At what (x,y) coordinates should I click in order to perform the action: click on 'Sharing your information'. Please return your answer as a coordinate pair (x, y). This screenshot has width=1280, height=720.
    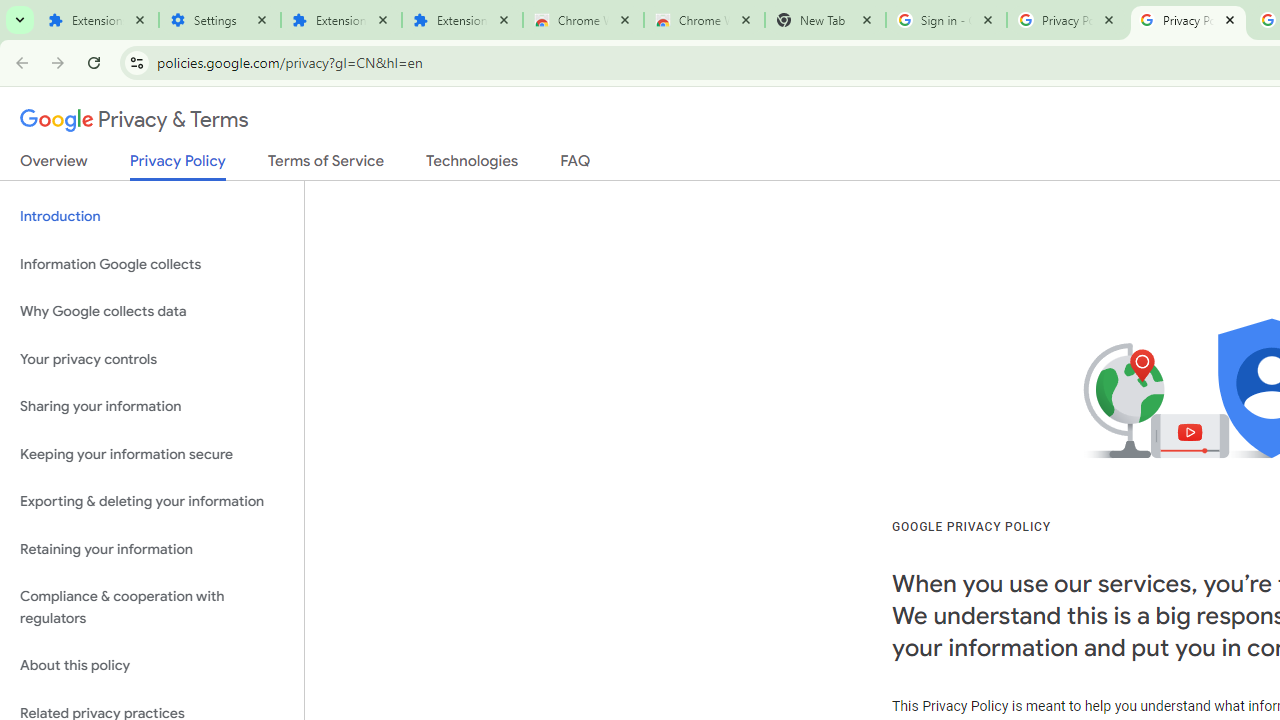
    Looking at the image, I should click on (151, 406).